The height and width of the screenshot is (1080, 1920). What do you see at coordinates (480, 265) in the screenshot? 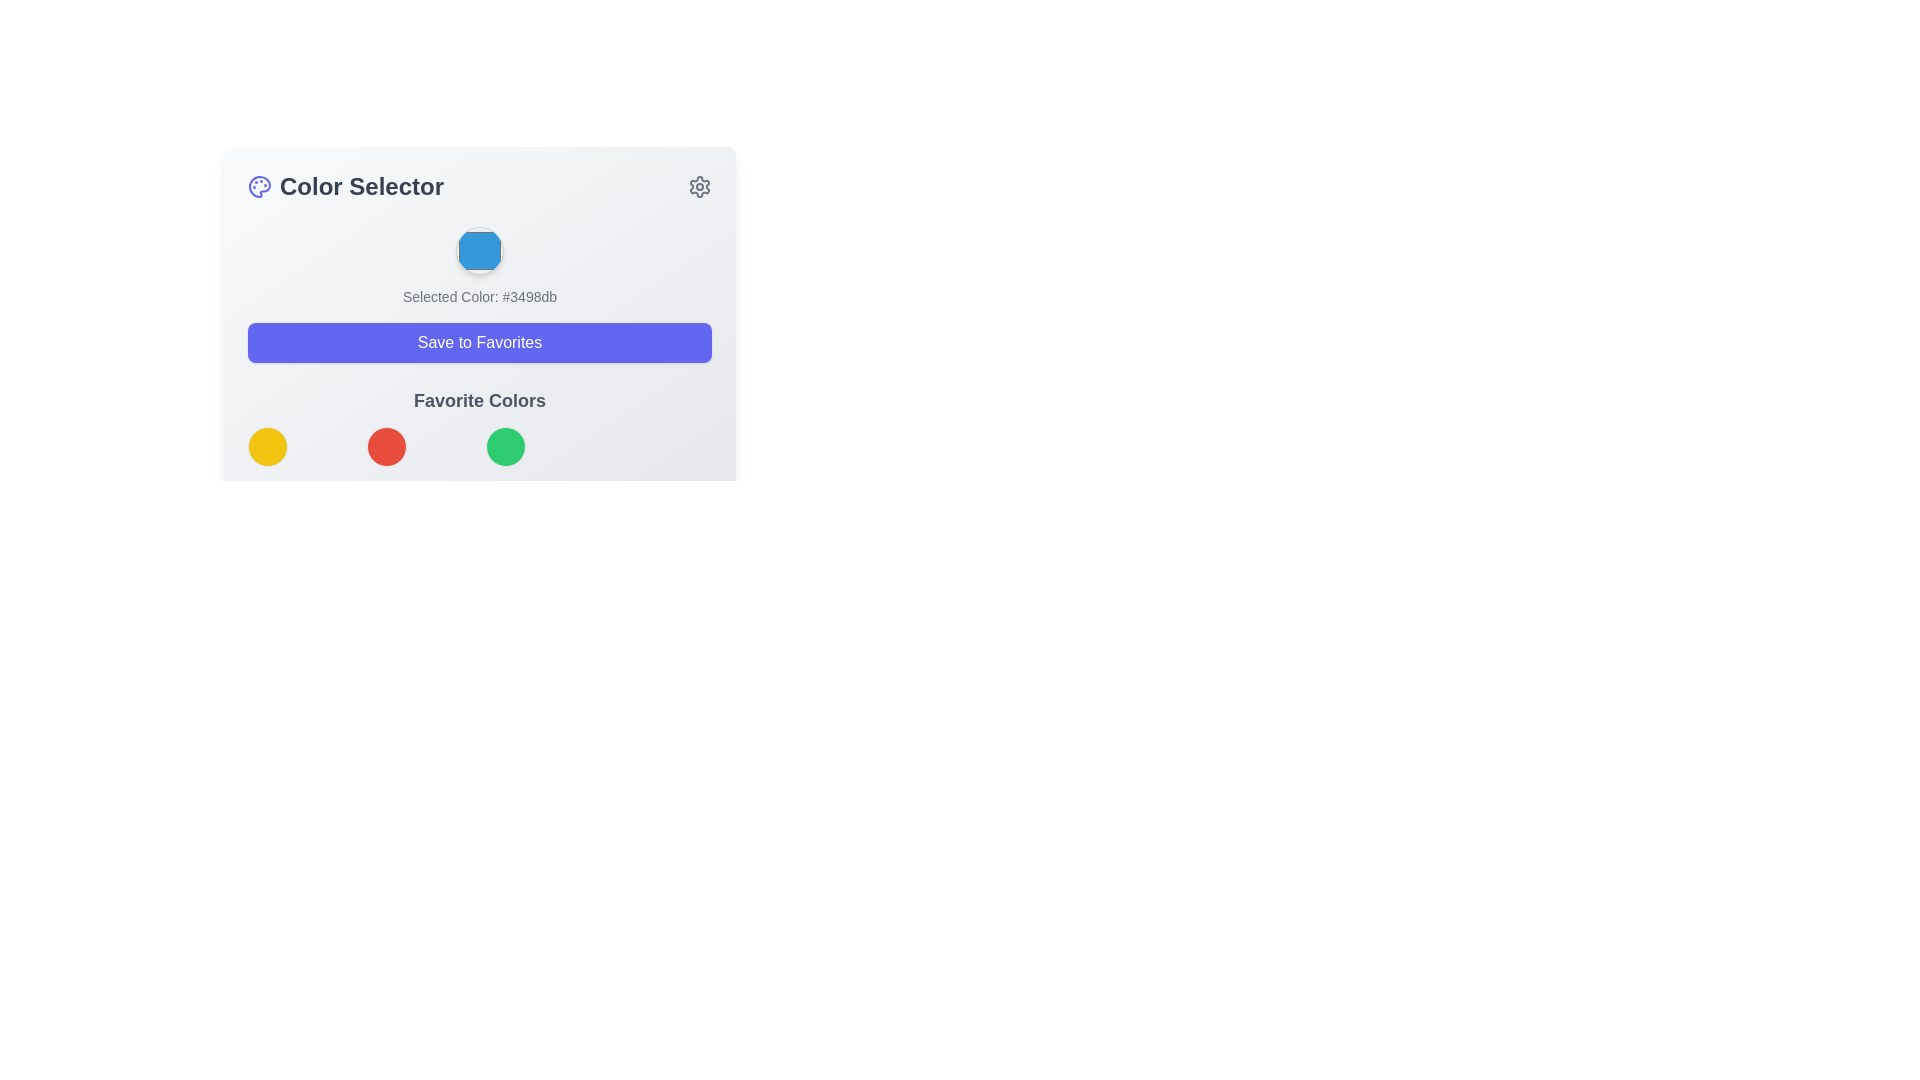
I see `the blue circular color picker button labeled 'Selected Color: #3498db' to confirm a color action` at bounding box center [480, 265].